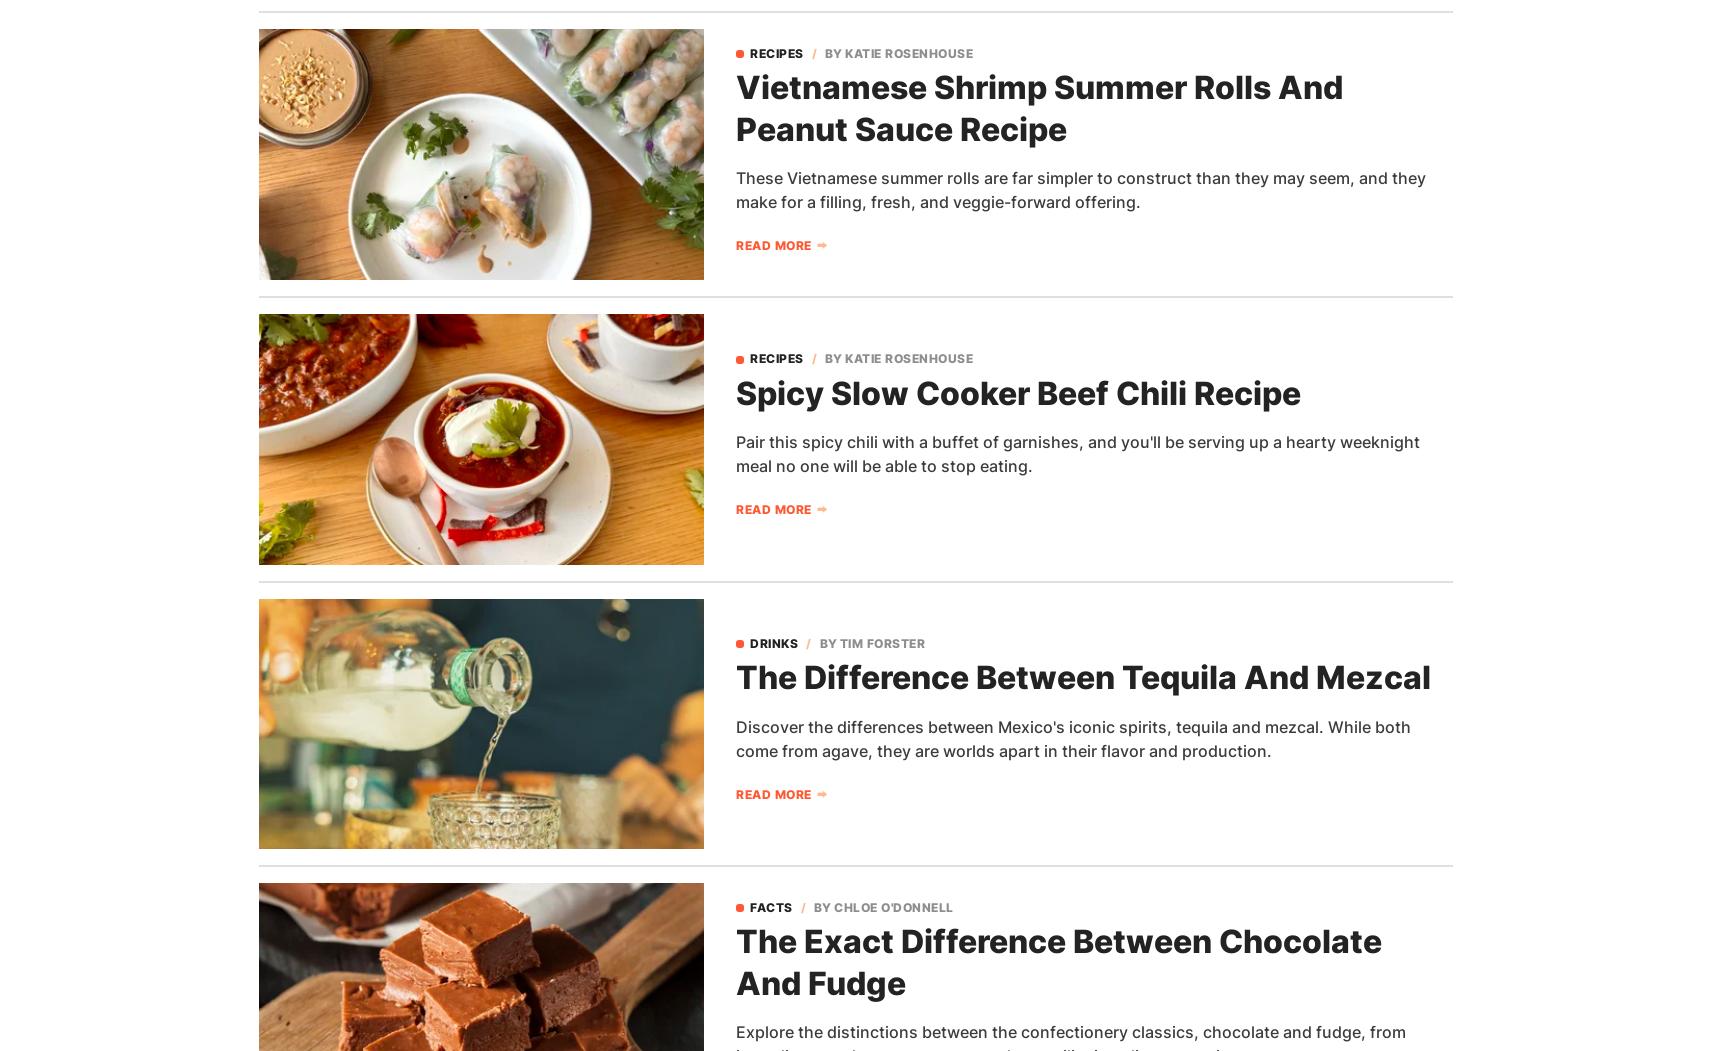  I want to click on 'Drinks', so click(773, 641).